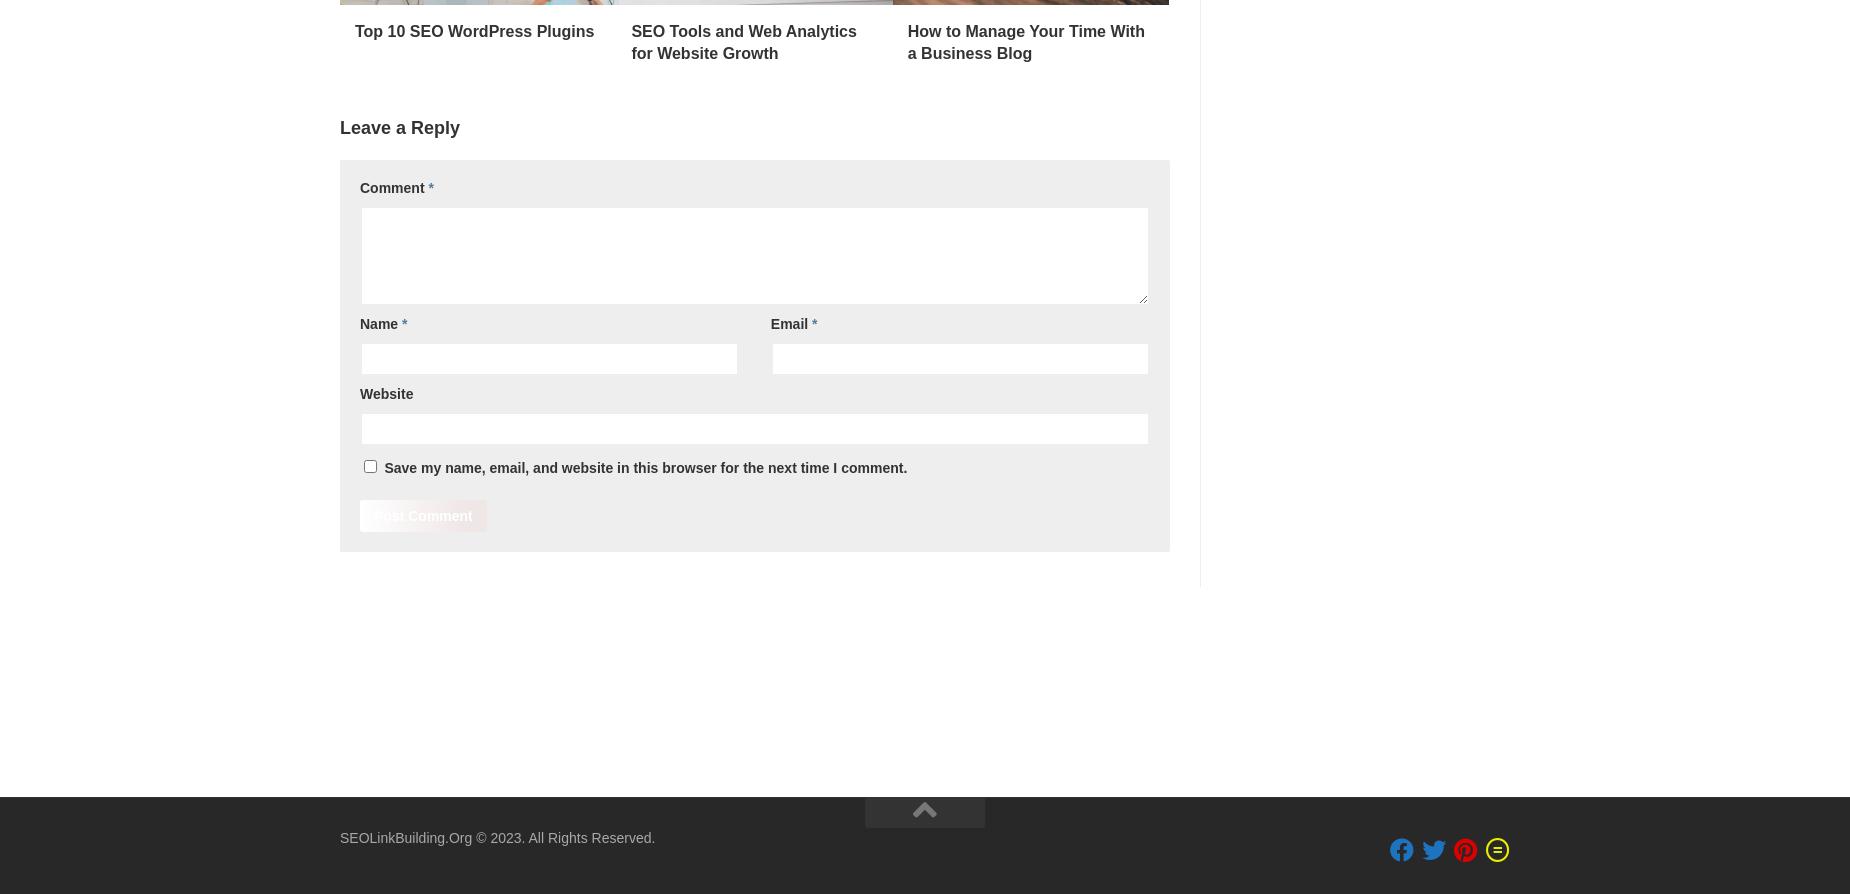 Image resolution: width=1850 pixels, height=894 pixels. Describe the element at coordinates (791, 322) in the screenshot. I see `'Email'` at that location.